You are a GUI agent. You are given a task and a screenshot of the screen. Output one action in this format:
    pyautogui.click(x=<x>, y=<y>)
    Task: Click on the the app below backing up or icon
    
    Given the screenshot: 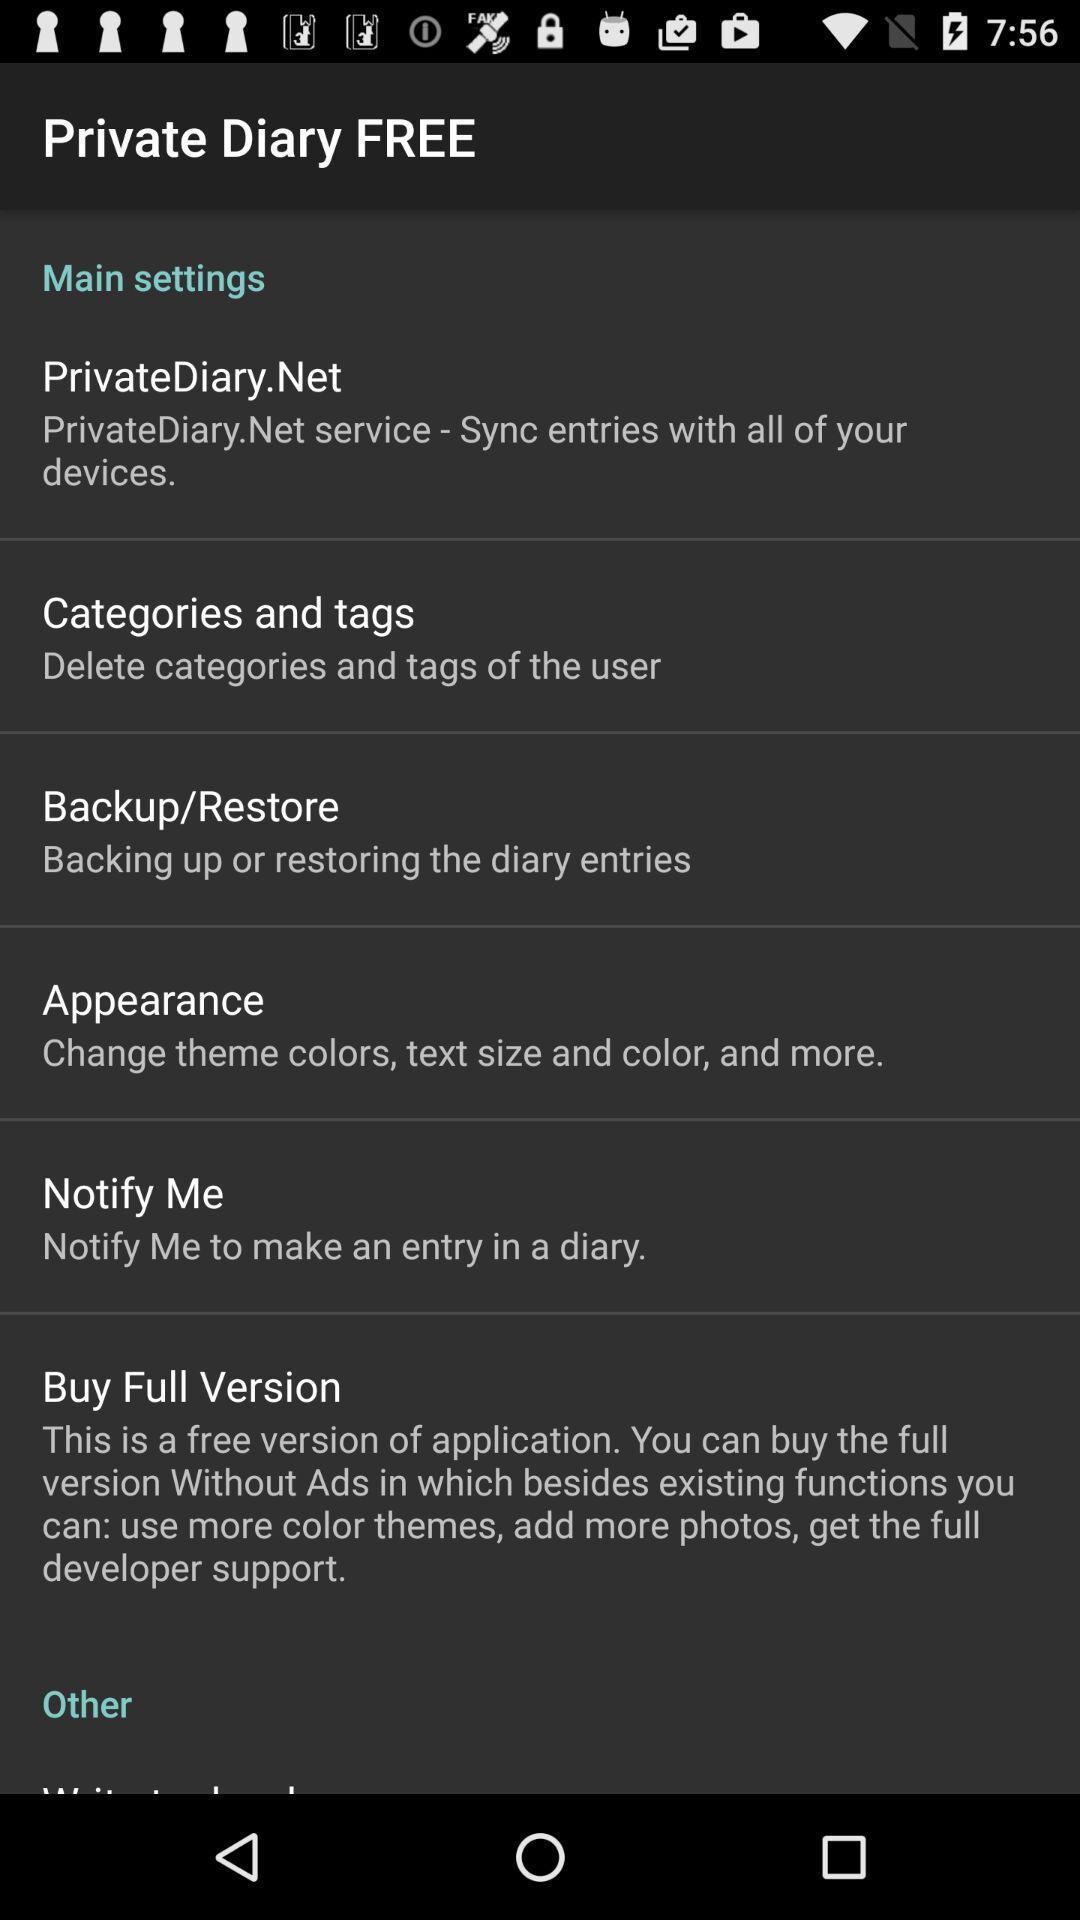 What is the action you would take?
    pyautogui.click(x=152, y=998)
    